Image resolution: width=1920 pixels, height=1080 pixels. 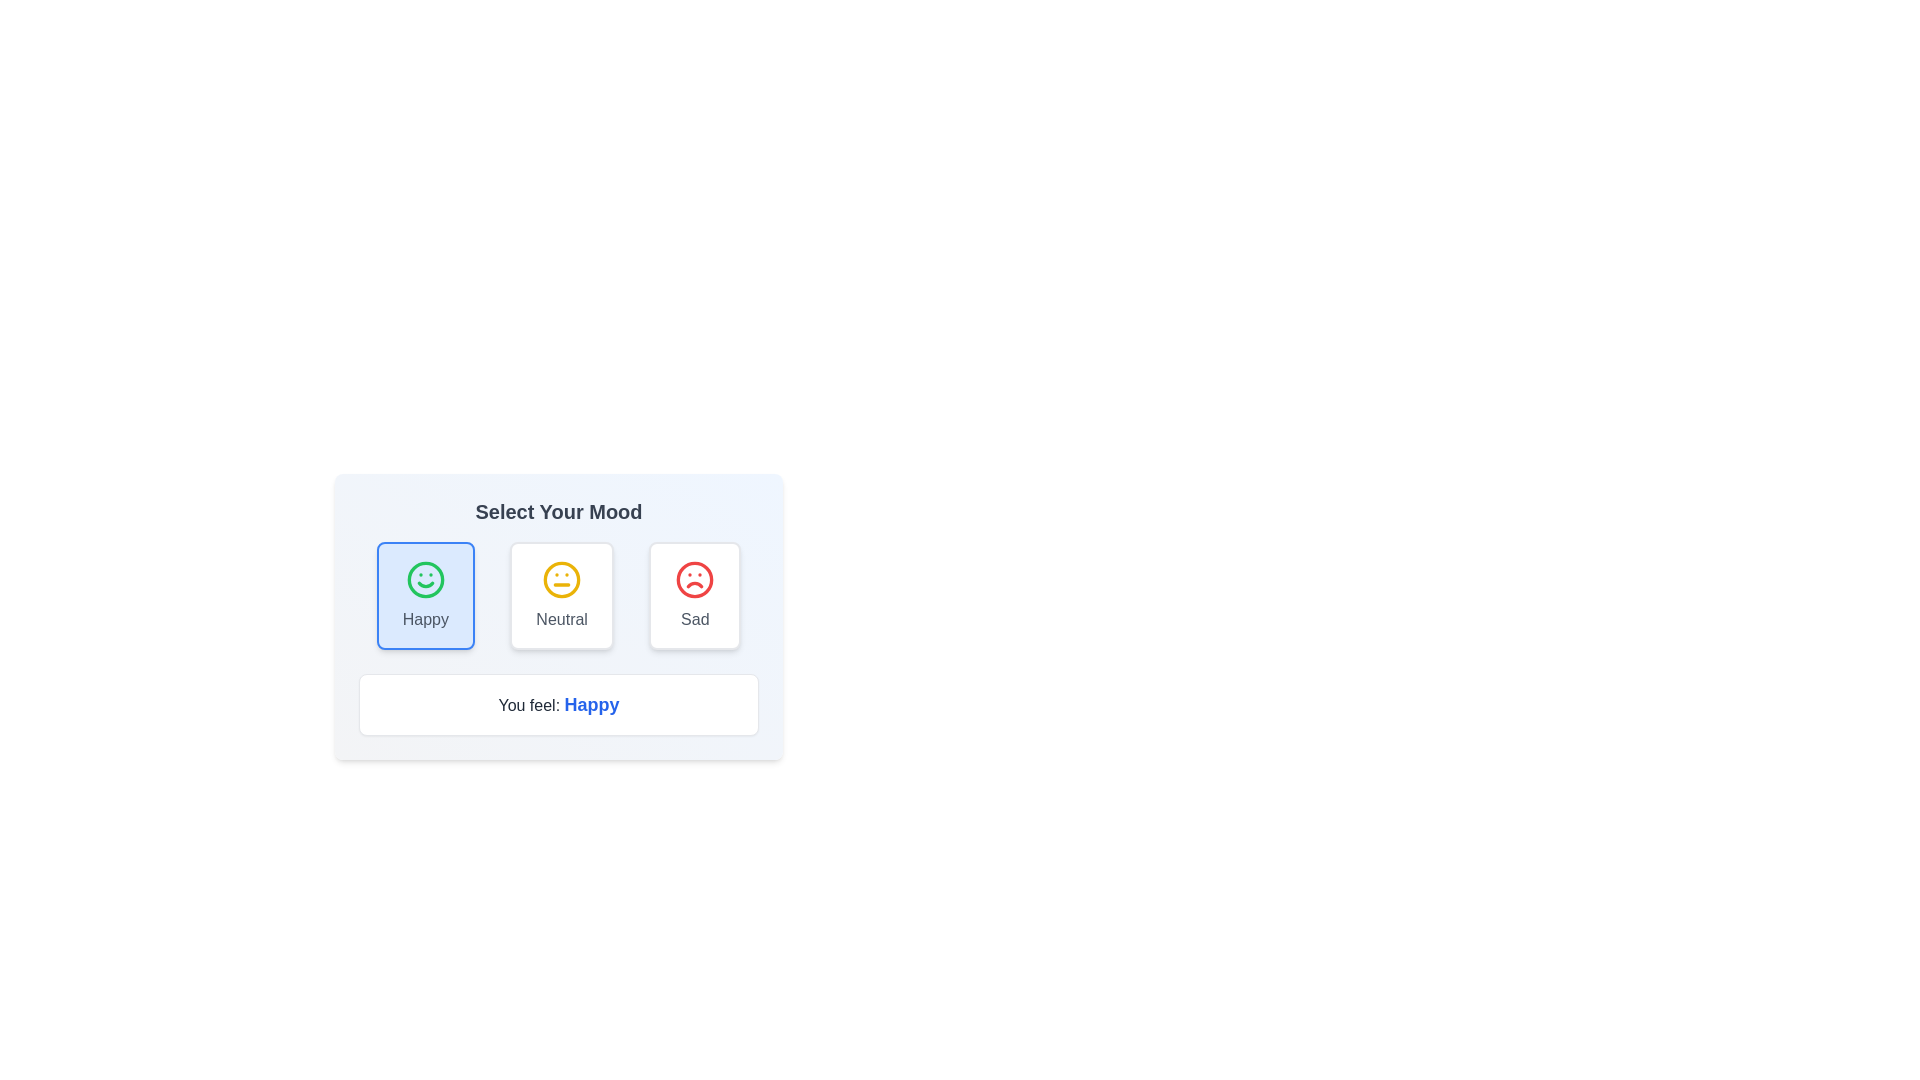 I want to click on the main icon representing the 'Neutral' mood option, which is centrally positioned above the word 'Neutral' within its bordered card layout, so click(x=561, y=579).